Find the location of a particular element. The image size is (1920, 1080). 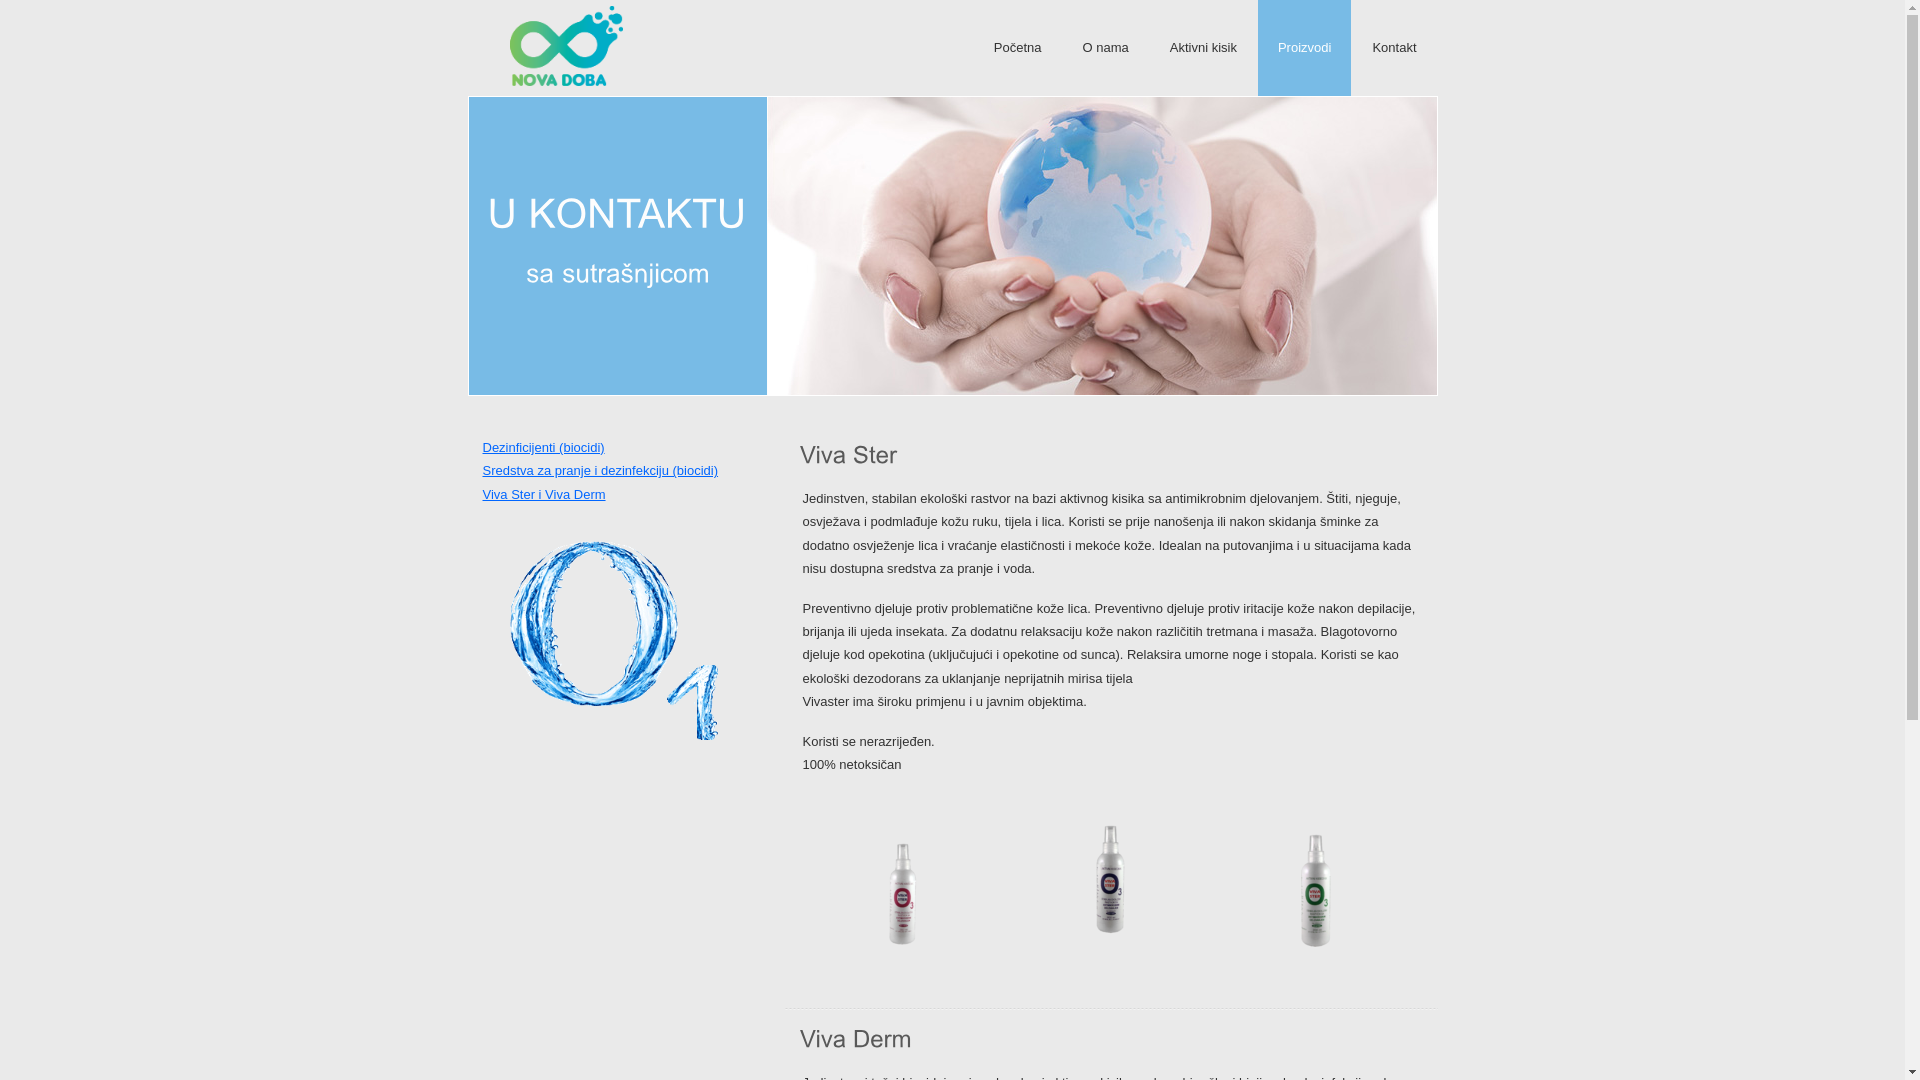

'Dezinficijenti (biocidi)' is located at coordinates (542, 446).